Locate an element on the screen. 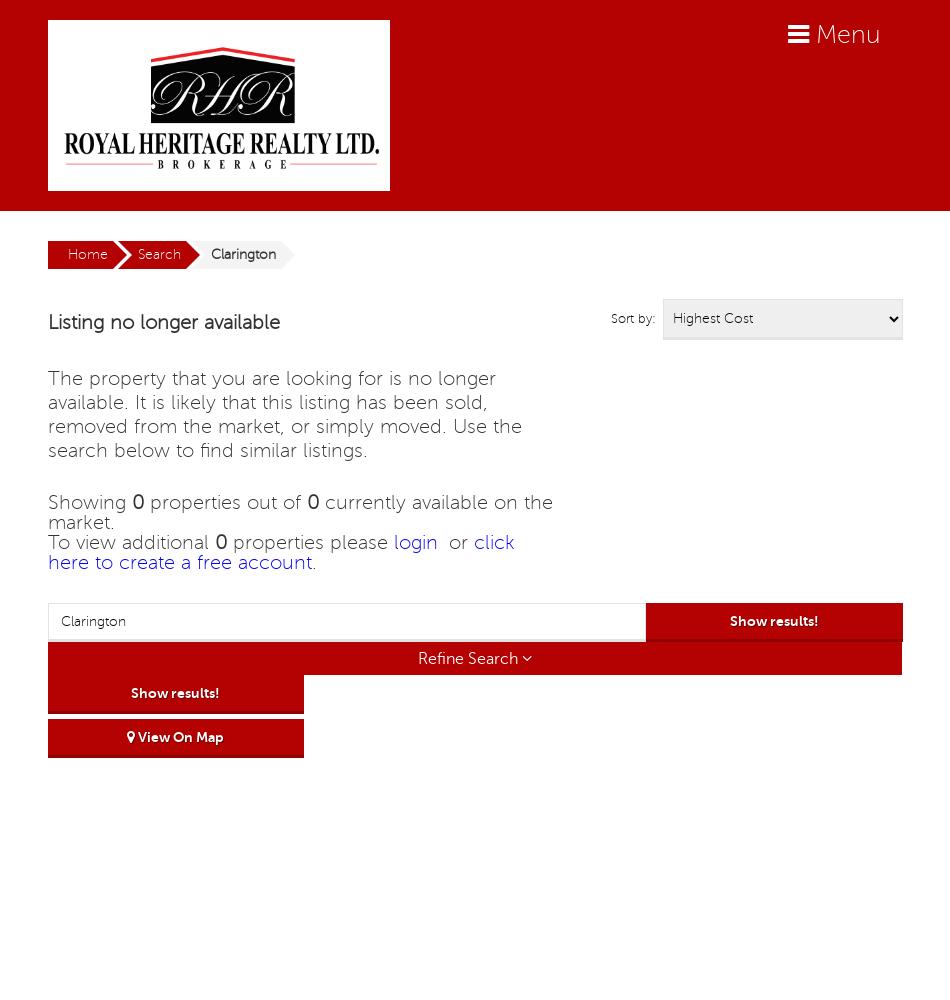  'To view additional' is located at coordinates (47, 543).